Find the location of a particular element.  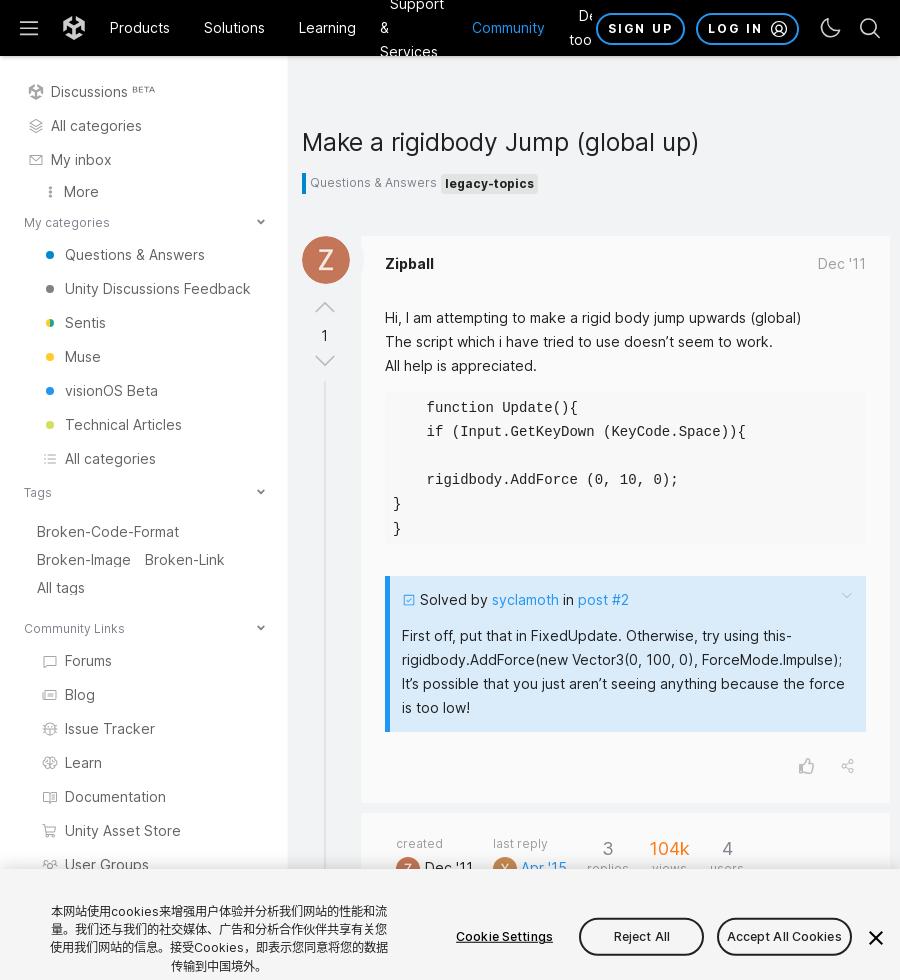

'function Update(){
	if (Input.GetKeyDown (KeyCode.Space)){

    rigidbody.AddForce (0, 10, 0);
}
}' is located at coordinates (393, 468).